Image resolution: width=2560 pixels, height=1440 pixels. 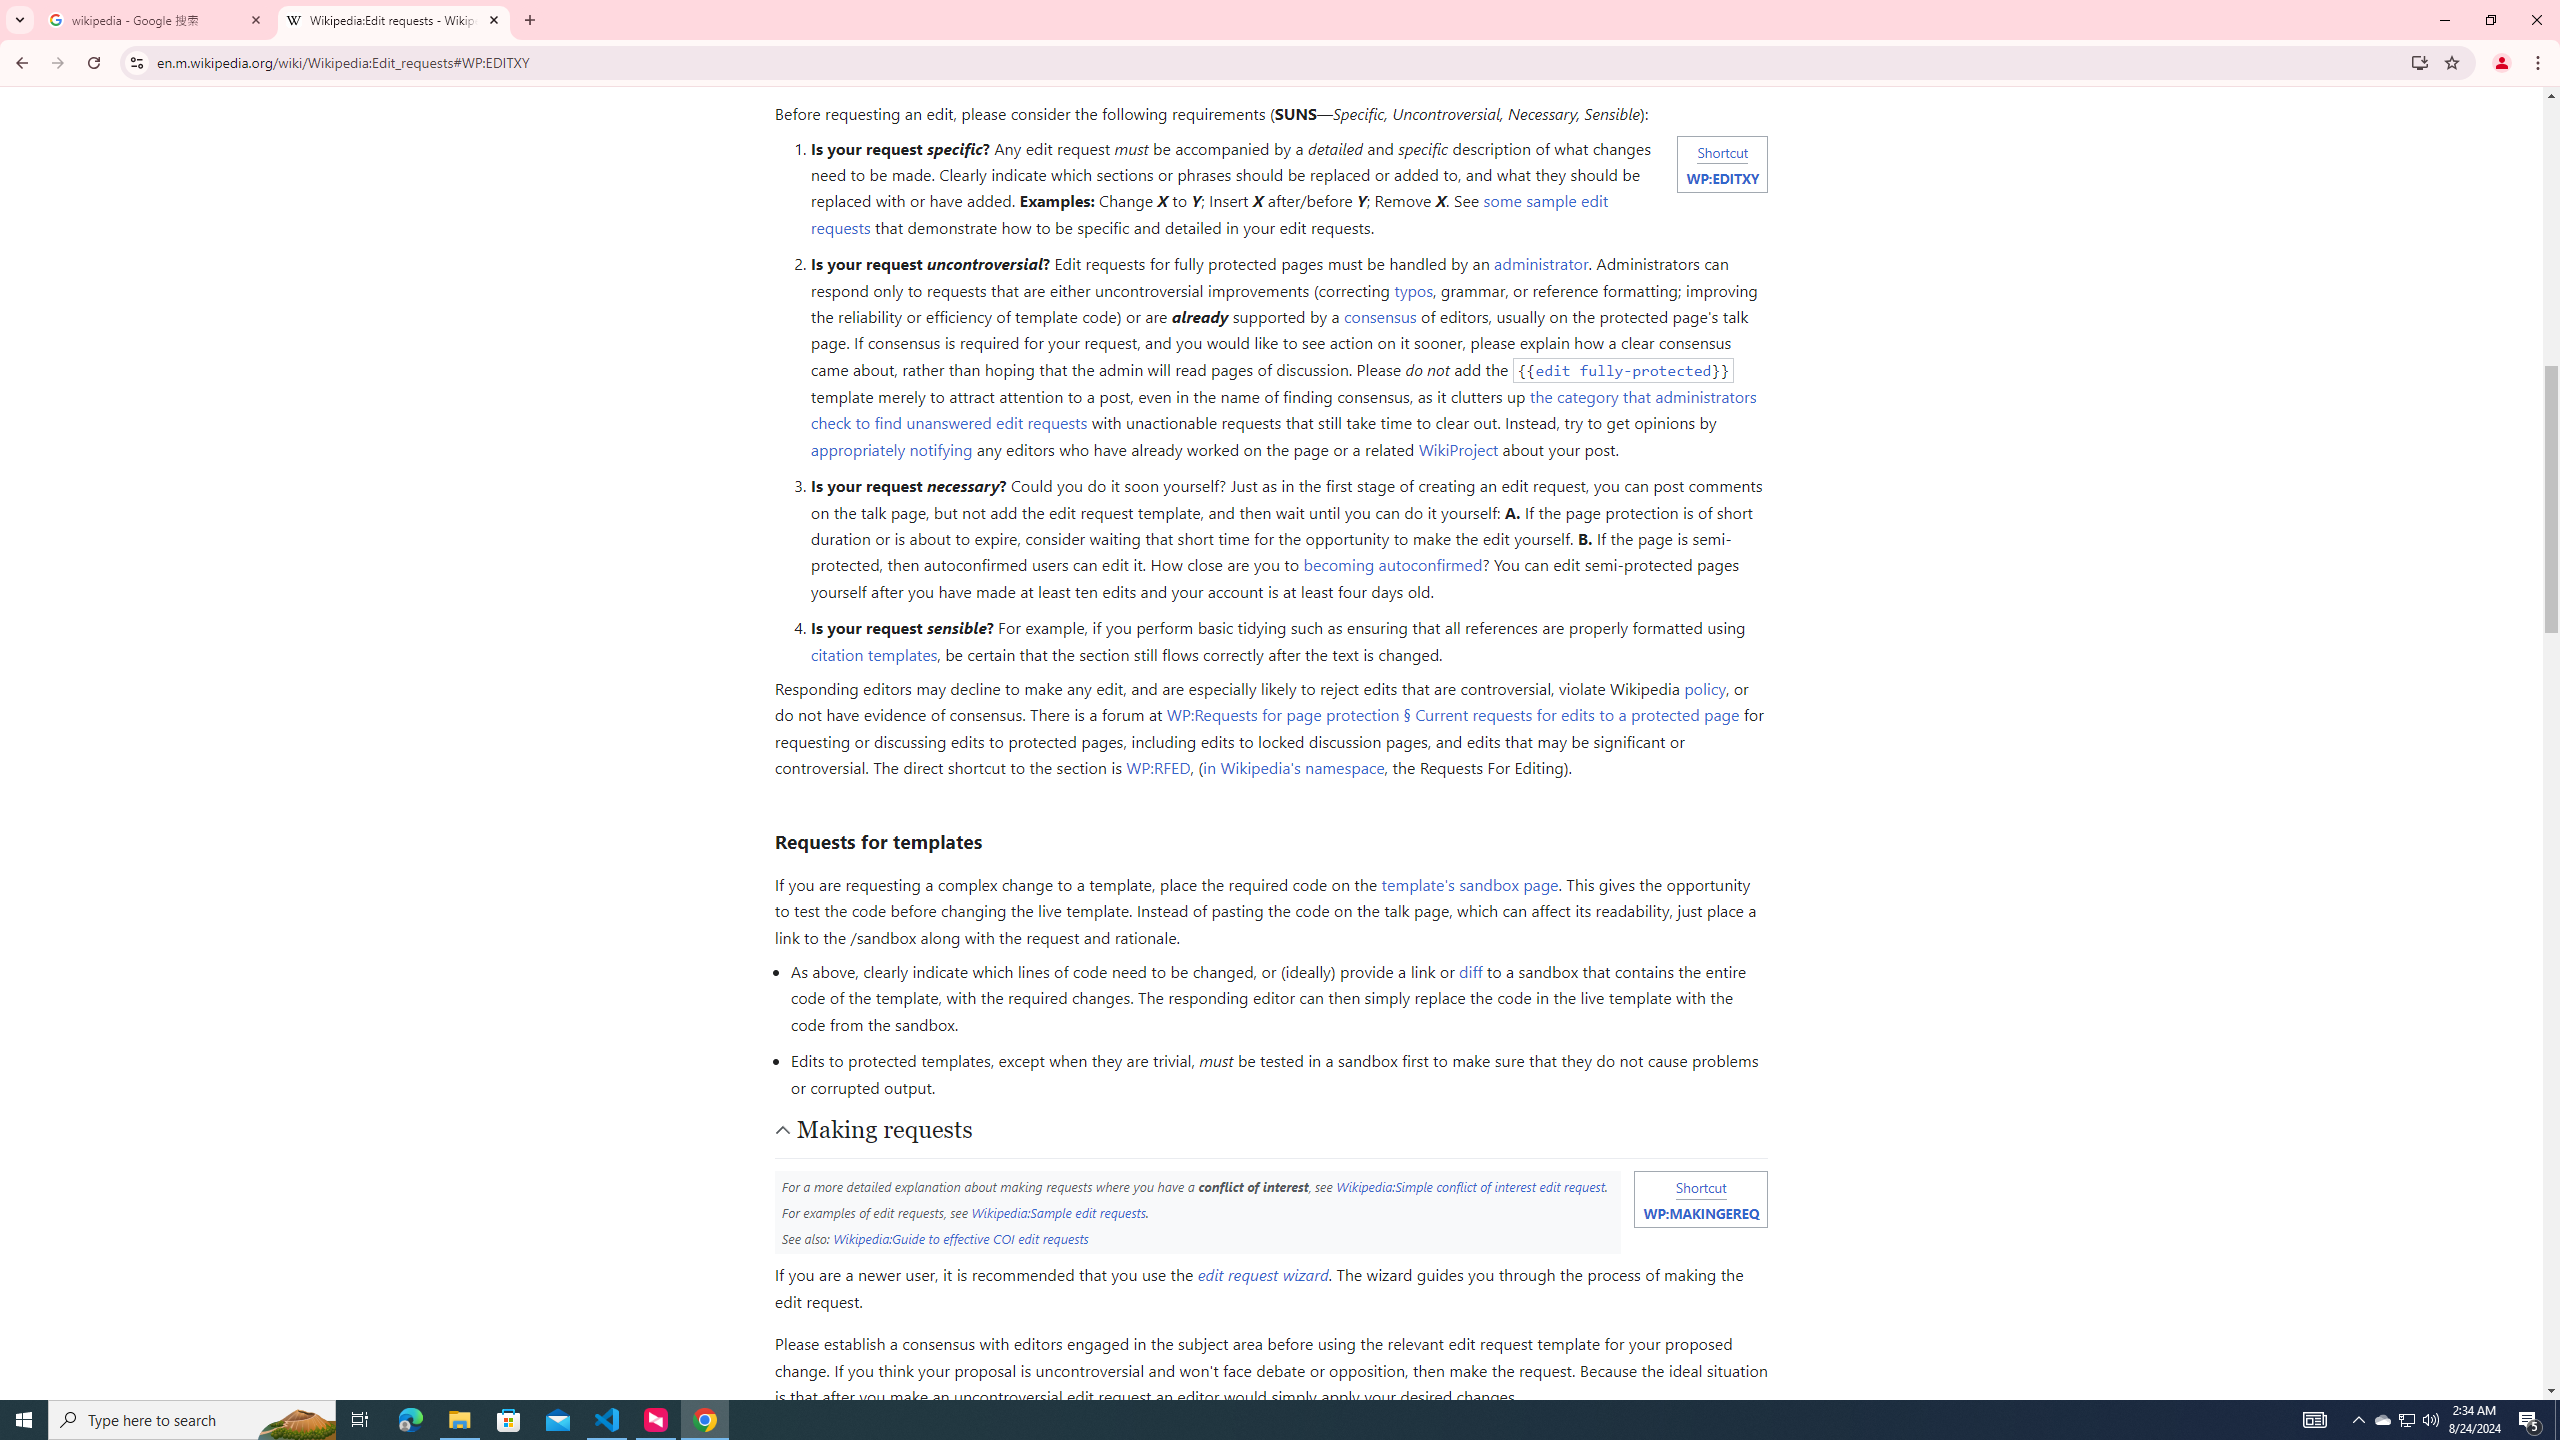 What do you see at coordinates (57, 62) in the screenshot?
I see `'Forward'` at bounding box center [57, 62].